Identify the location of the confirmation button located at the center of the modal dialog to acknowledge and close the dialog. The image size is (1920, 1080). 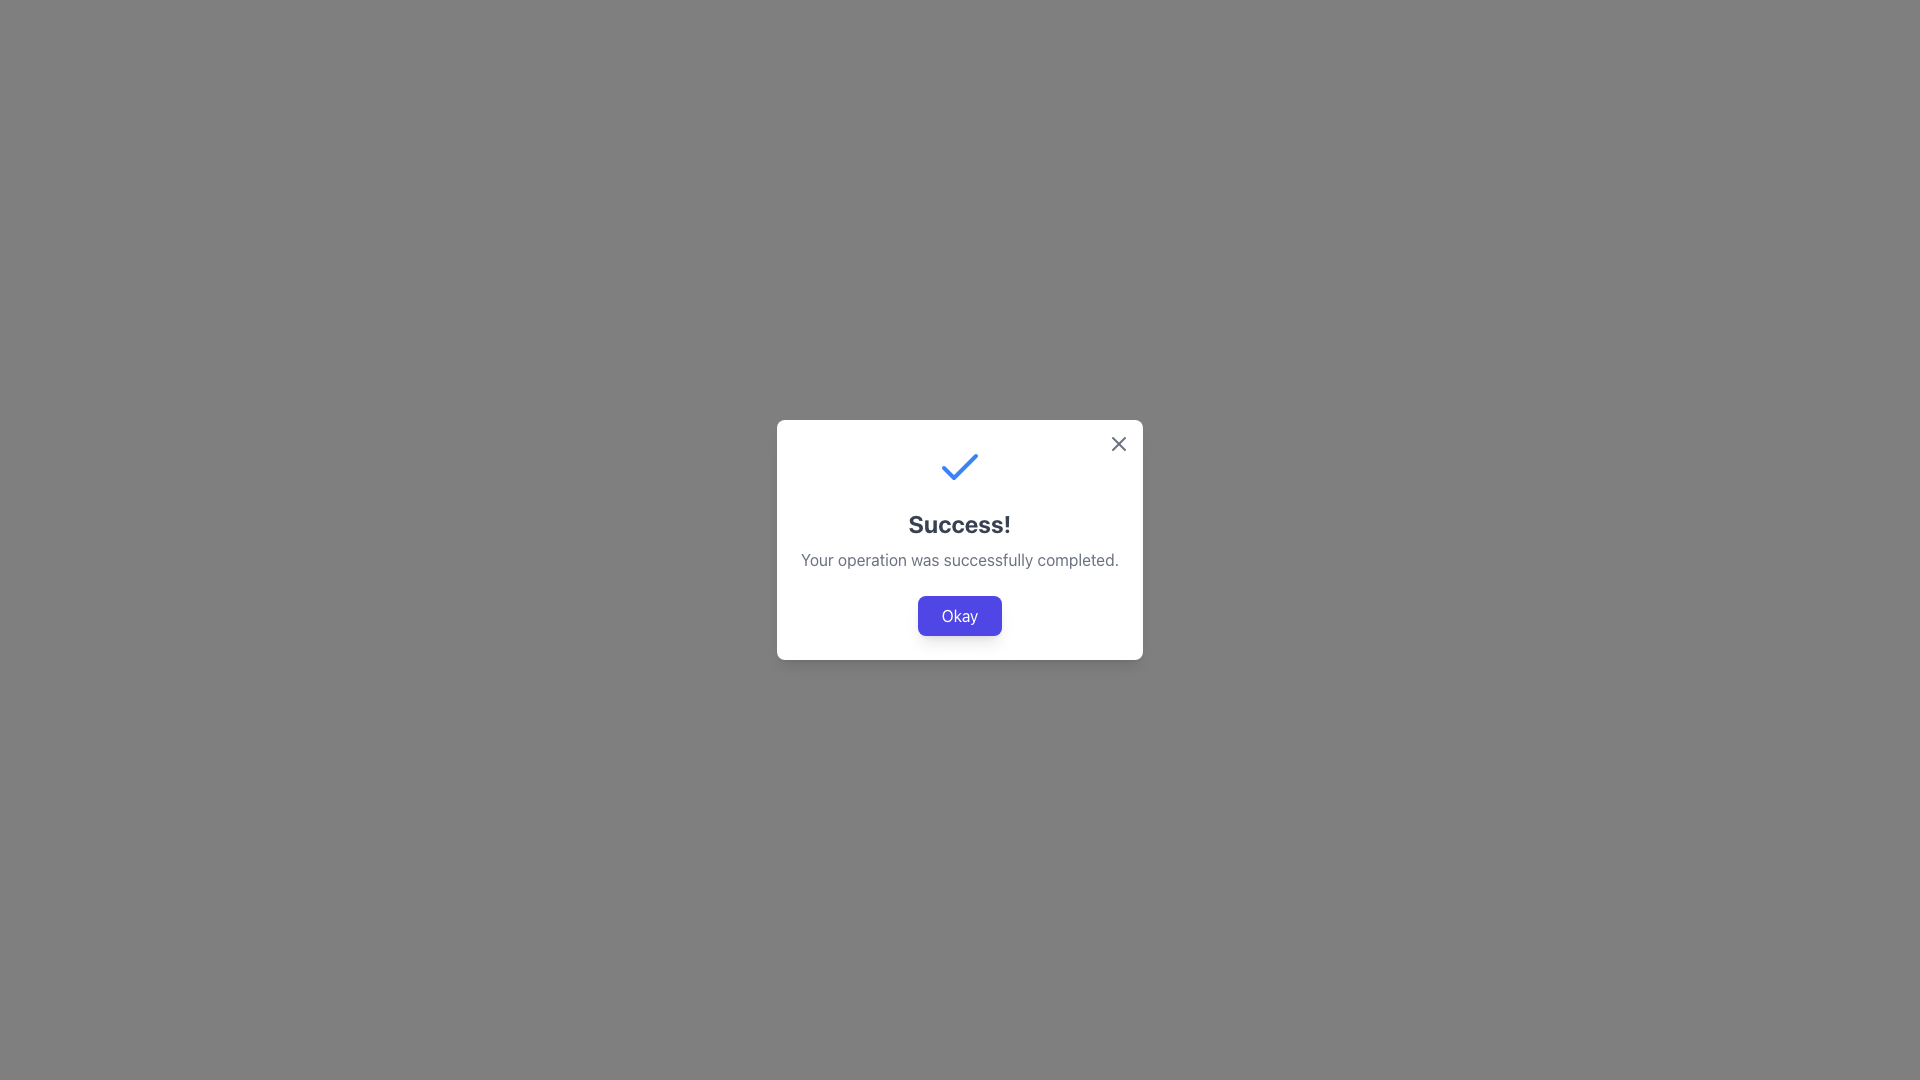
(960, 615).